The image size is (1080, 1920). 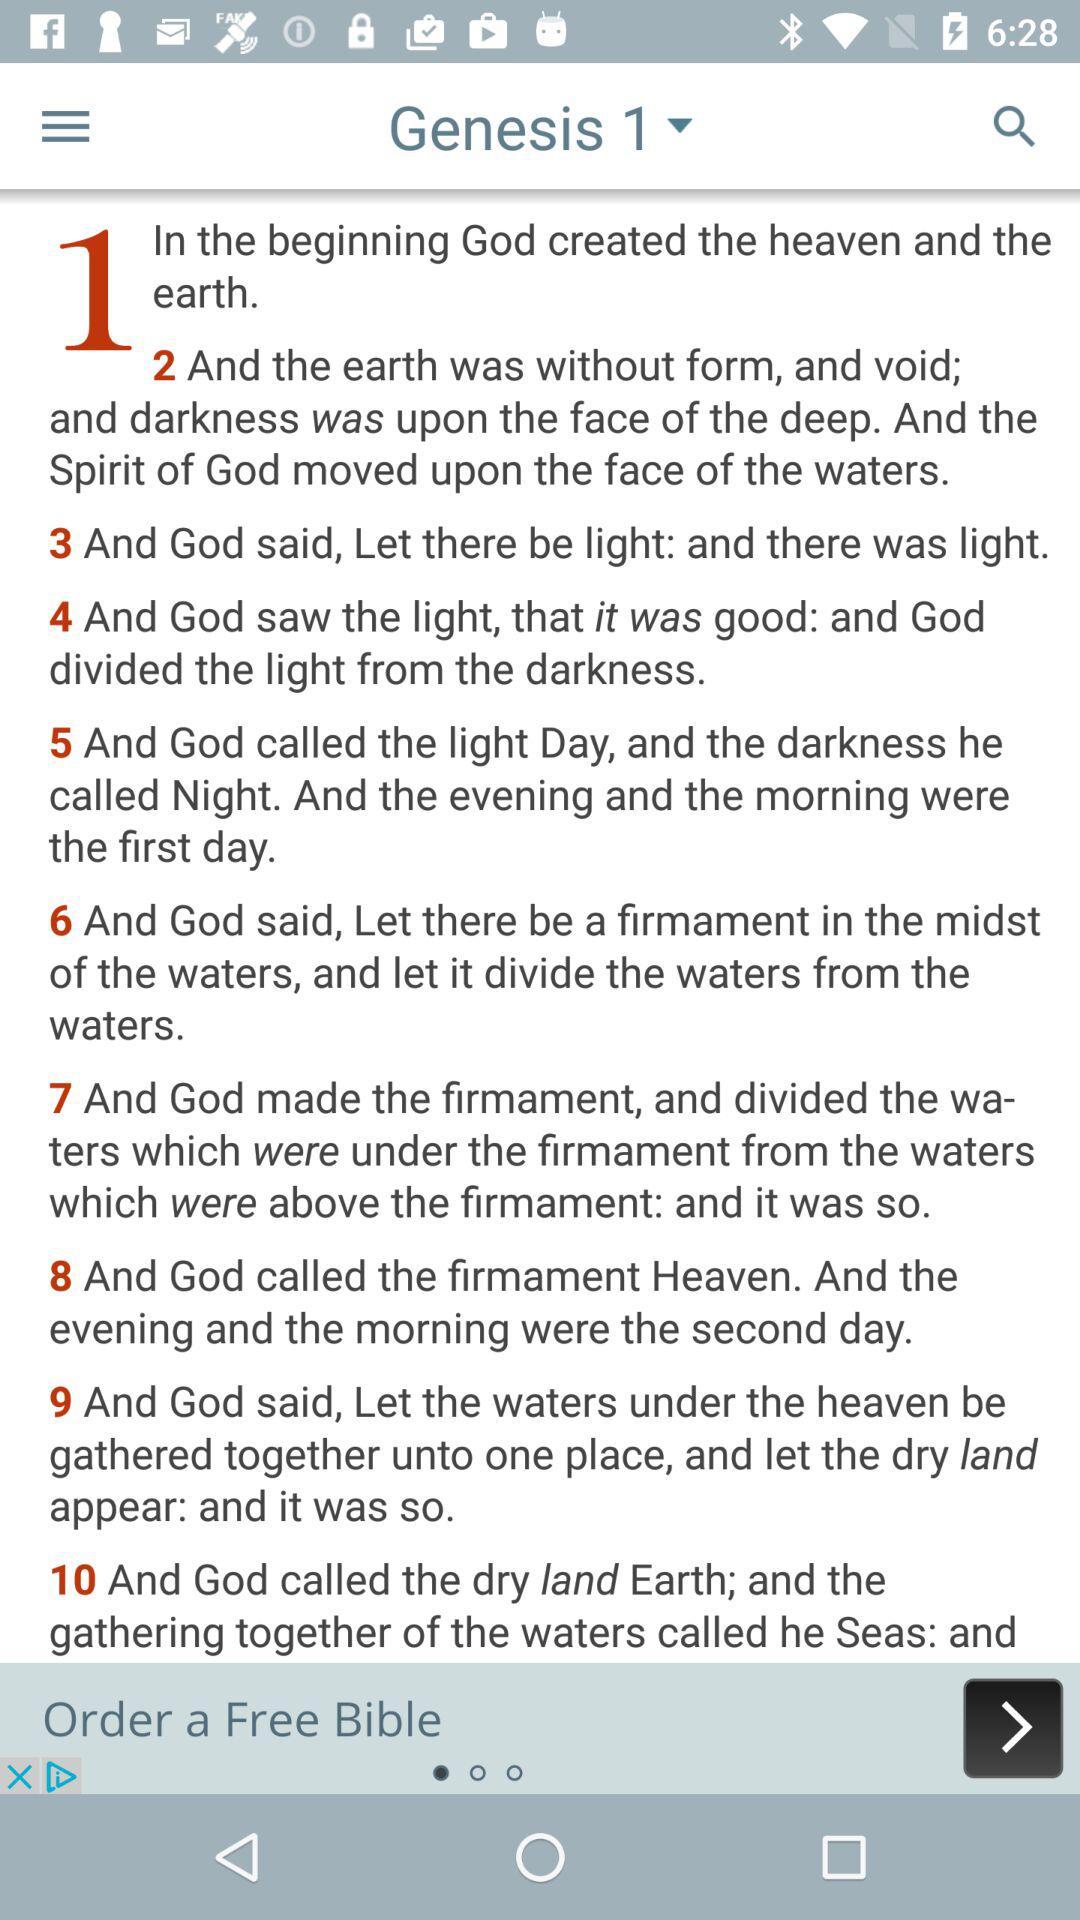 I want to click on the search icon, so click(x=1014, y=124).